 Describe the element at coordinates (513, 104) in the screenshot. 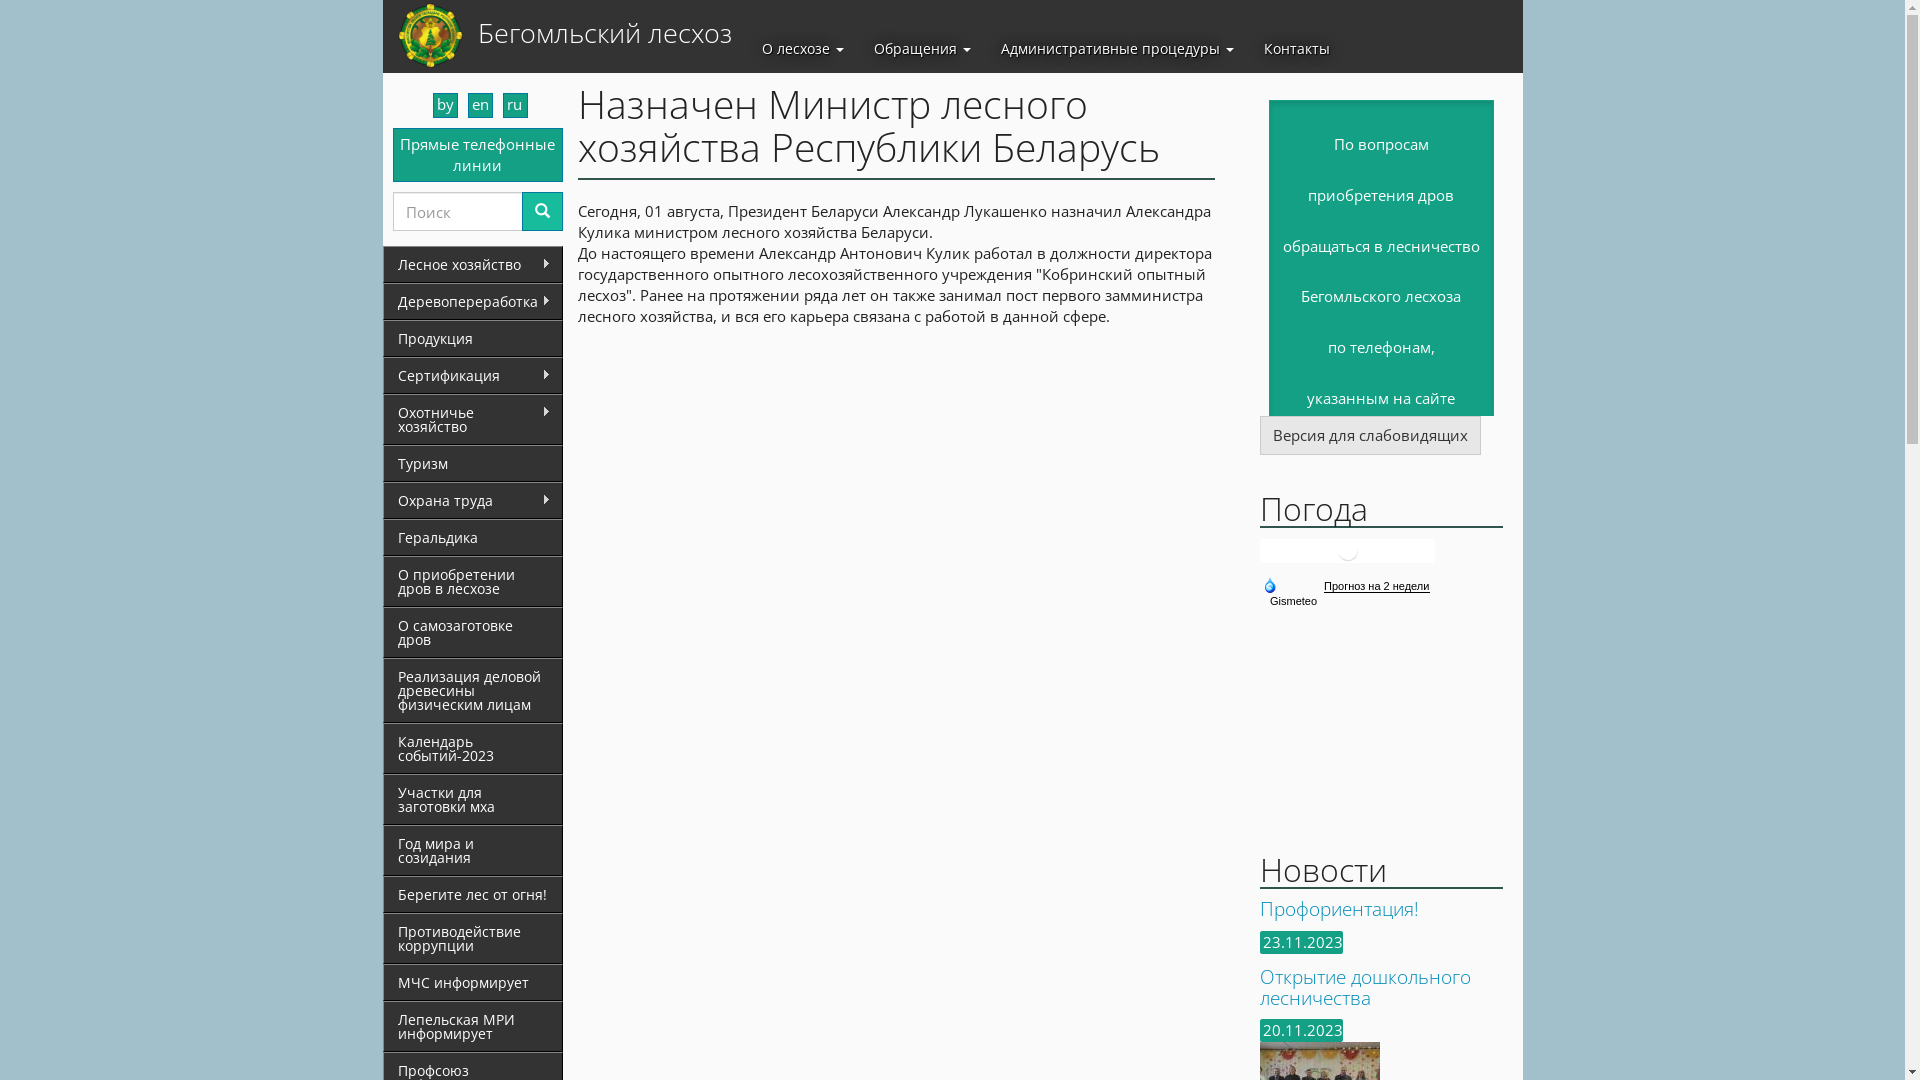

I see `'ru'` at that location.